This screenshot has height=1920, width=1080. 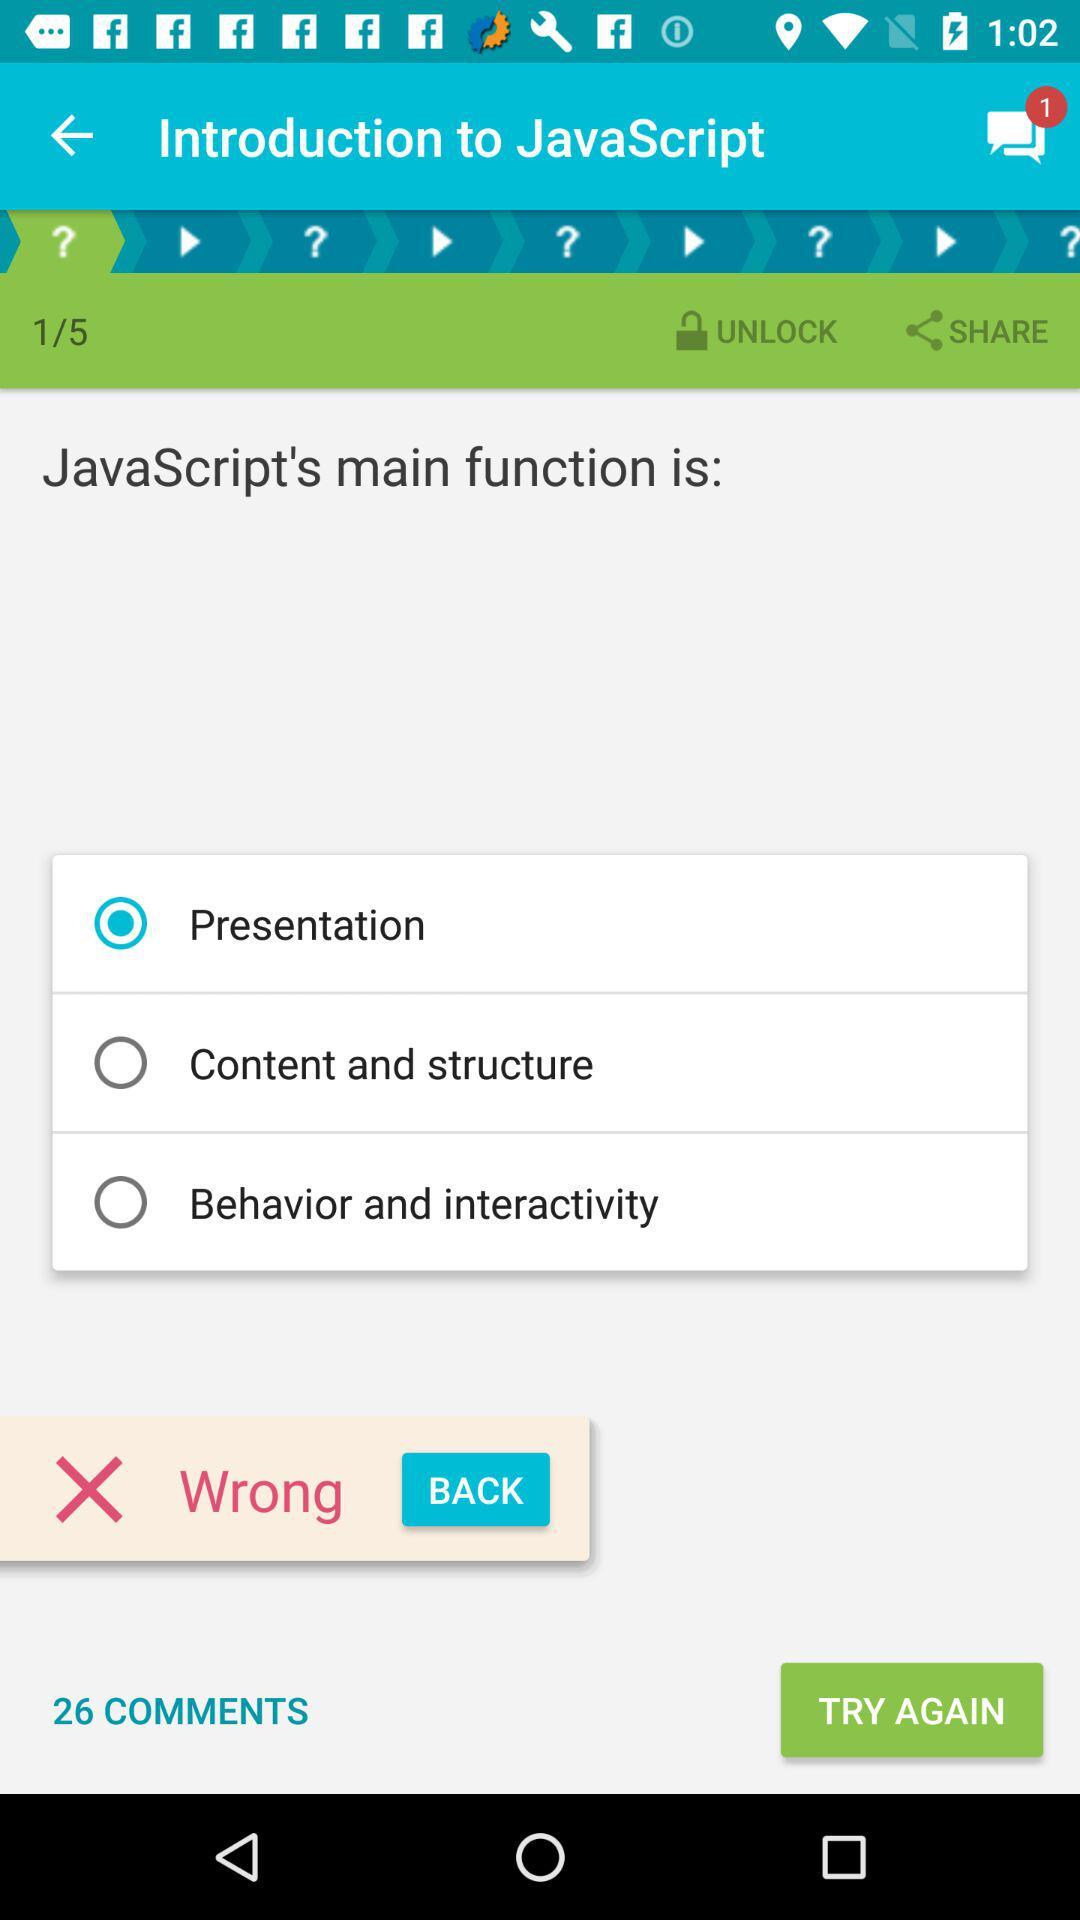 I want to click on the back item, so click(x=475, y=1489).